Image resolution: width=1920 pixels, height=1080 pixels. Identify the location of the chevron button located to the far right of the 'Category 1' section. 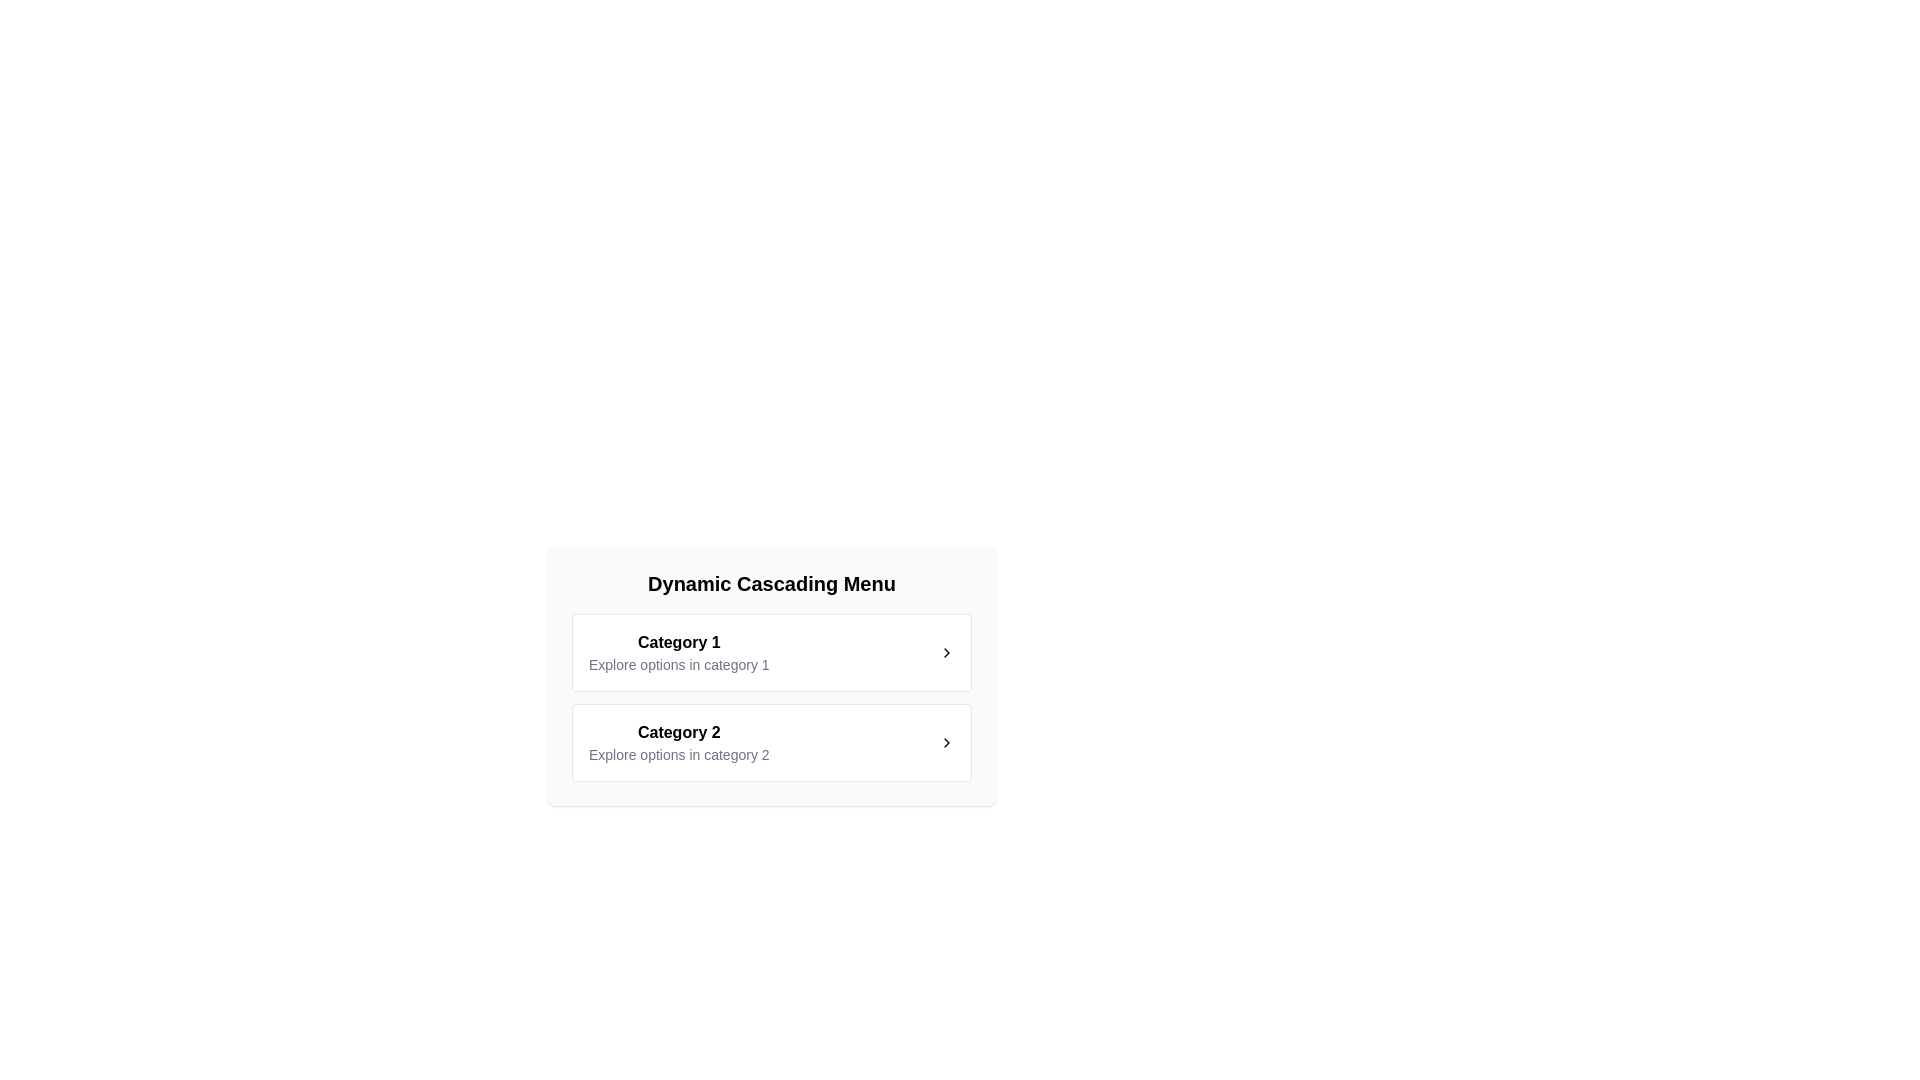
(945, 652).